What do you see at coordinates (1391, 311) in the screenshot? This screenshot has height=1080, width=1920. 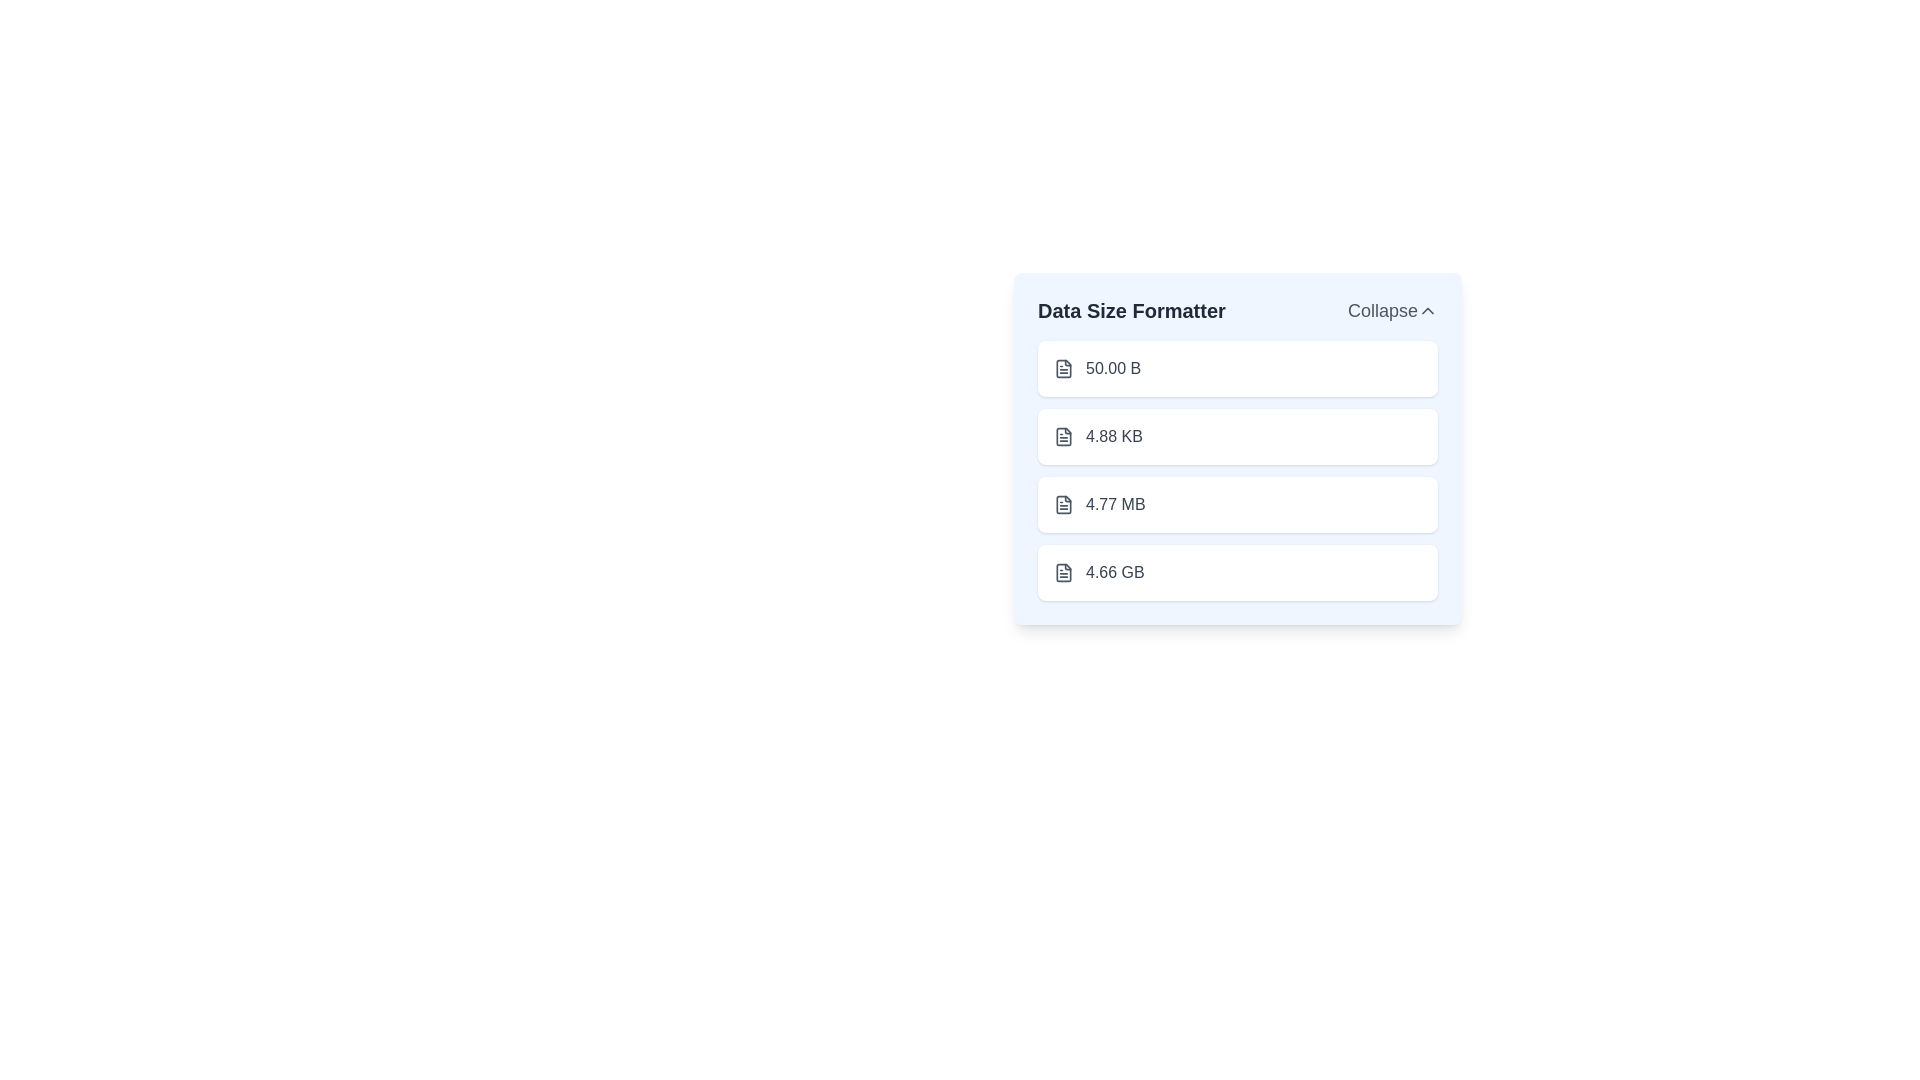 I see `the collapse button located at the upper-right section of the 'Data Size Formatter' box to minimize the associated content` at bounding box center [1391, 311].